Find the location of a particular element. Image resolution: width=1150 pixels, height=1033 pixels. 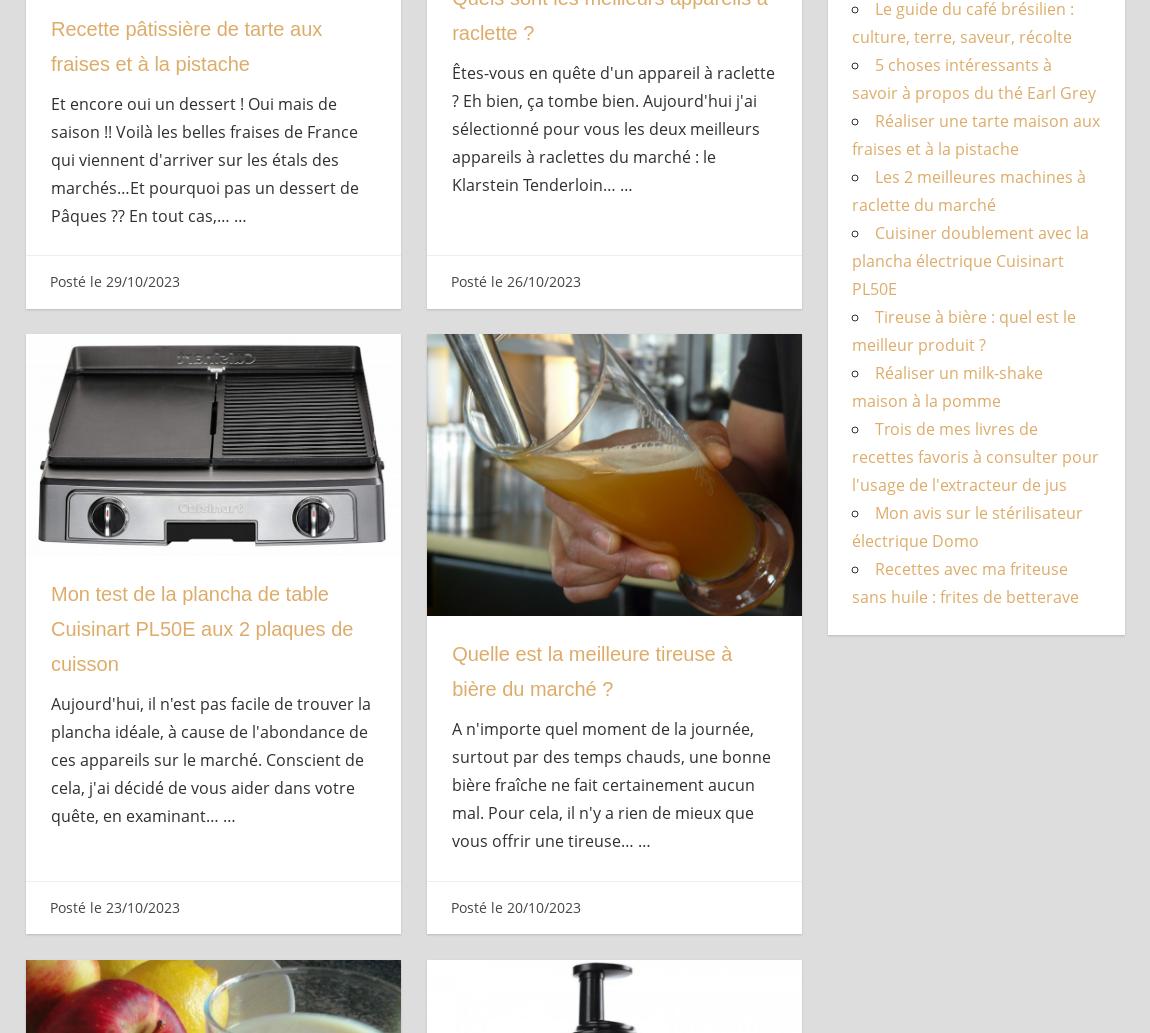

'Posté le 23/10/2023' is located at coordinates (112, 905).